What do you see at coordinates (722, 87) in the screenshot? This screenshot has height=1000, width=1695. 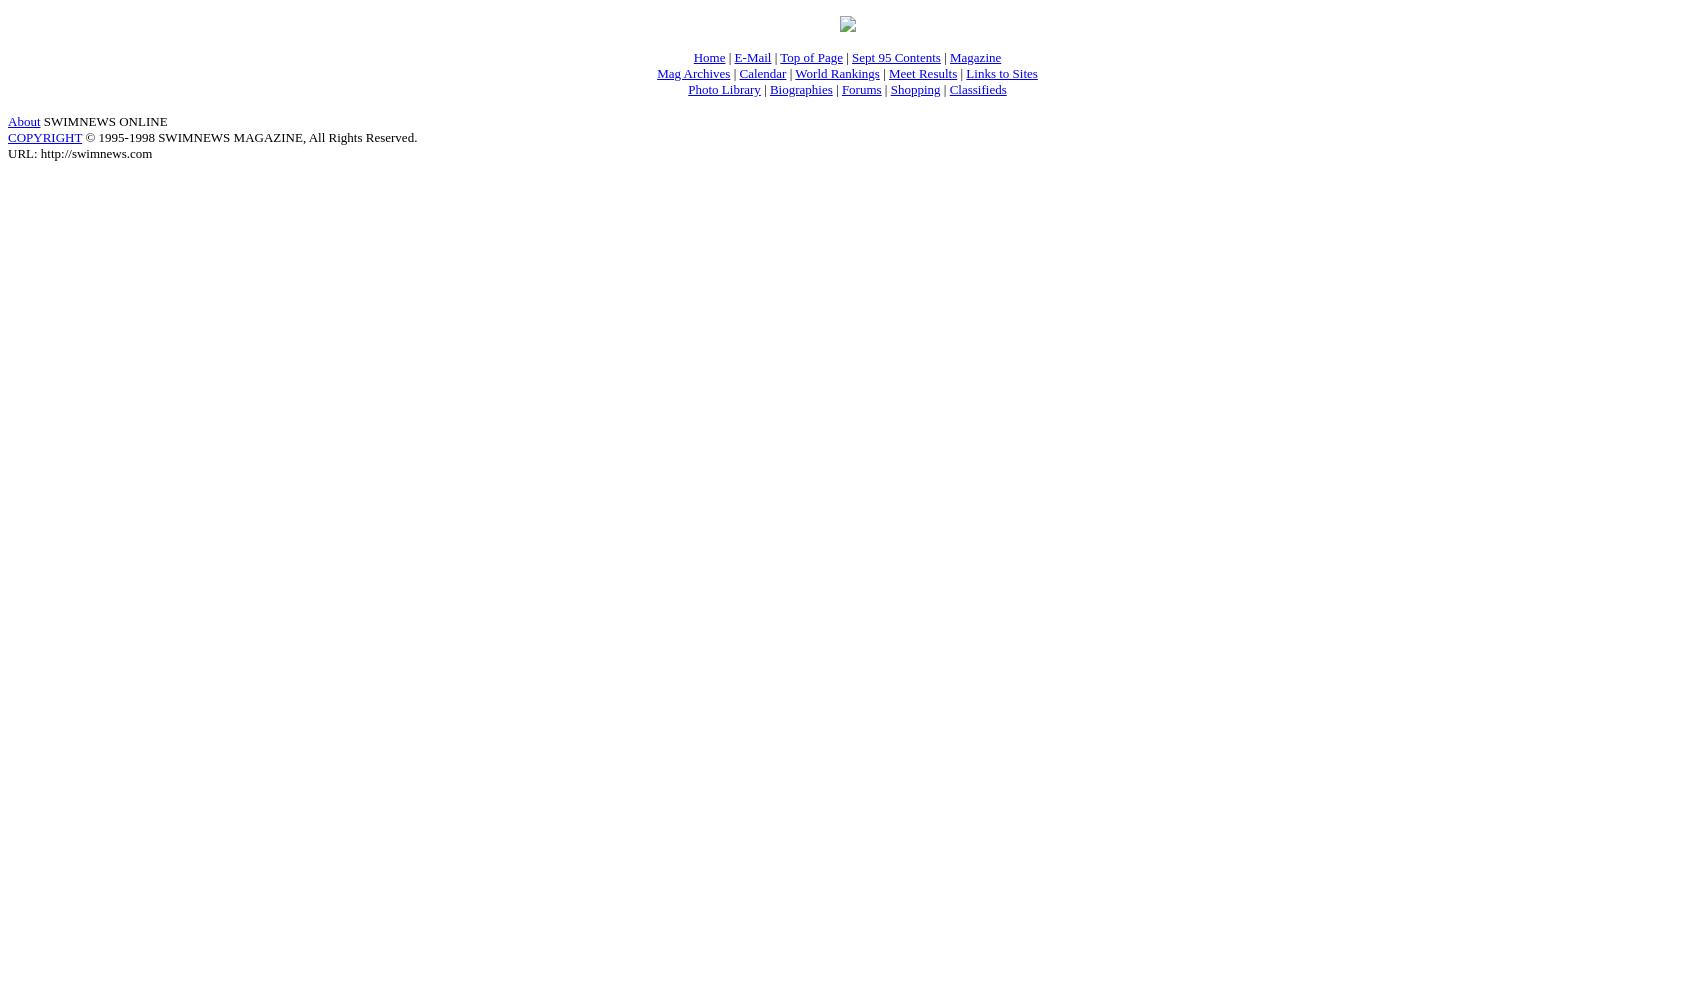 I see `'Photo Library'` at bounding box center [722, 87].